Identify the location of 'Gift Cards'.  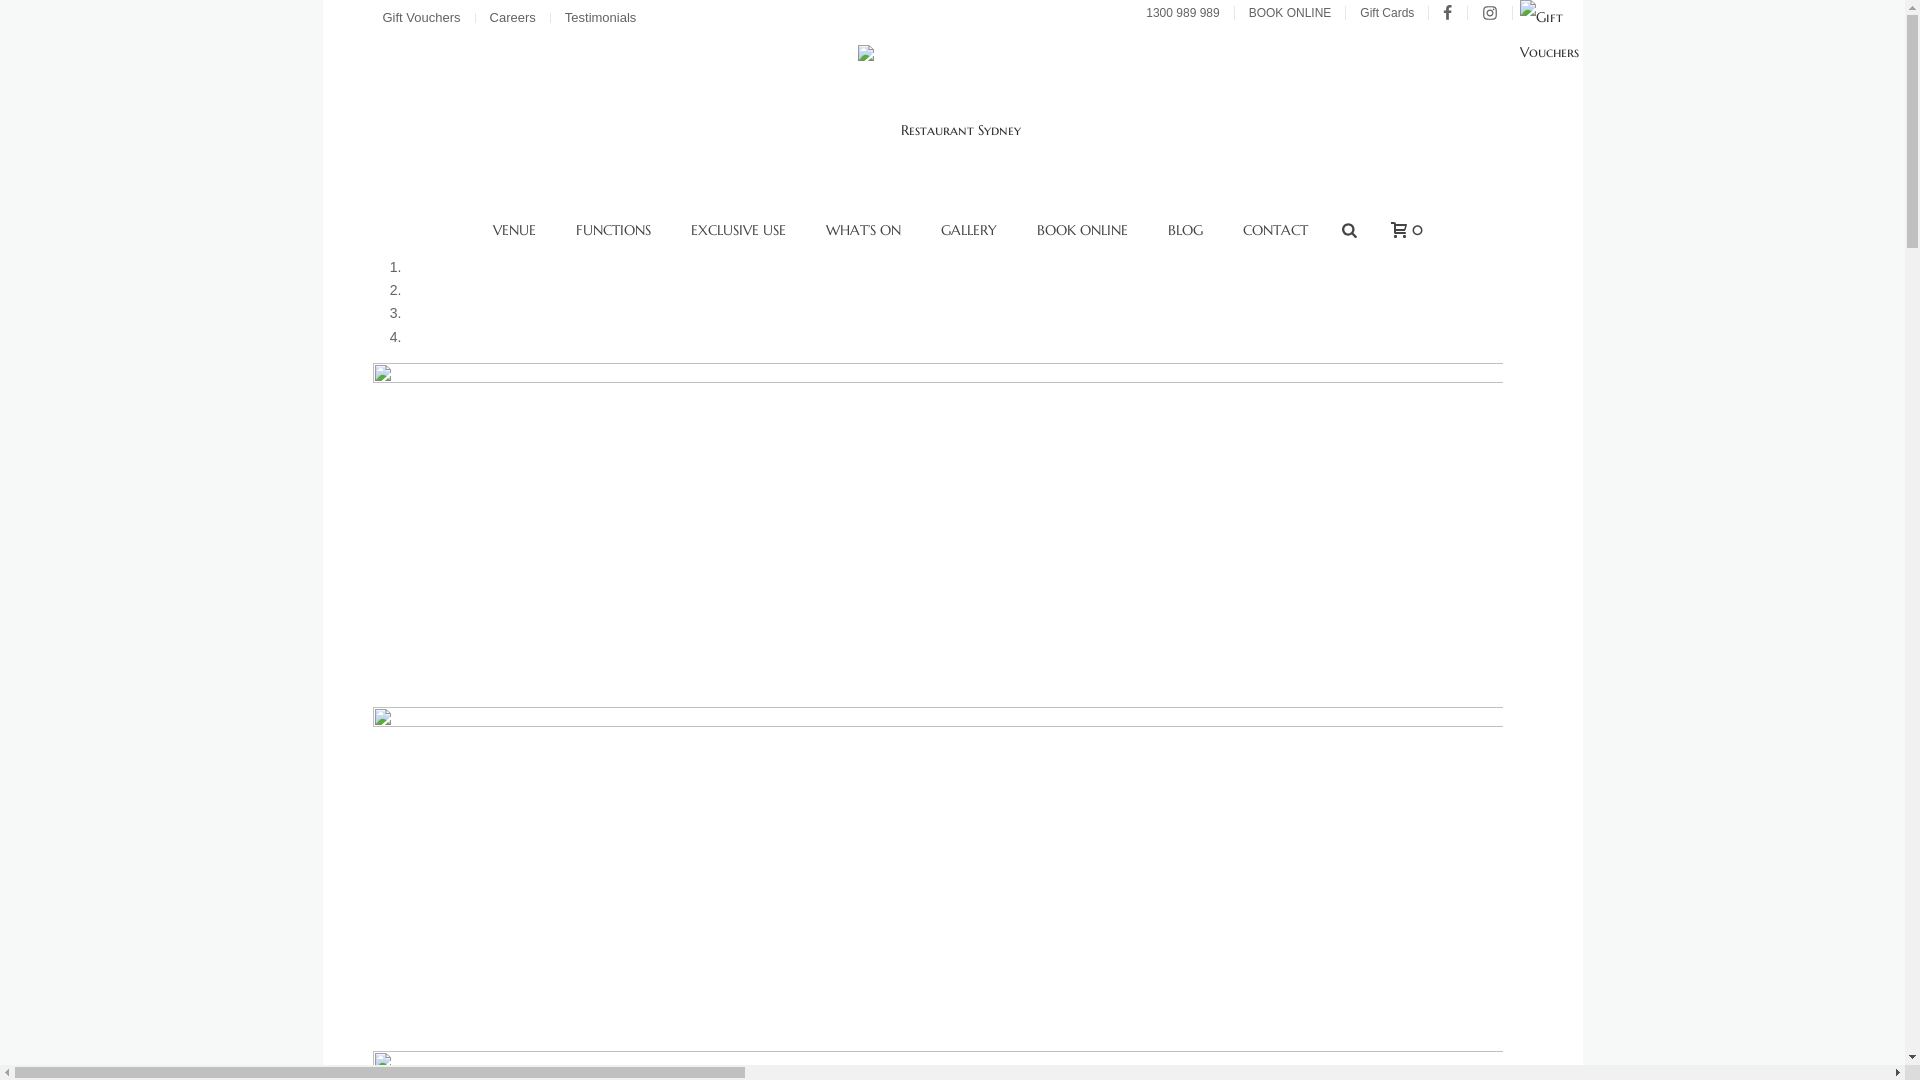
(1565, 50).